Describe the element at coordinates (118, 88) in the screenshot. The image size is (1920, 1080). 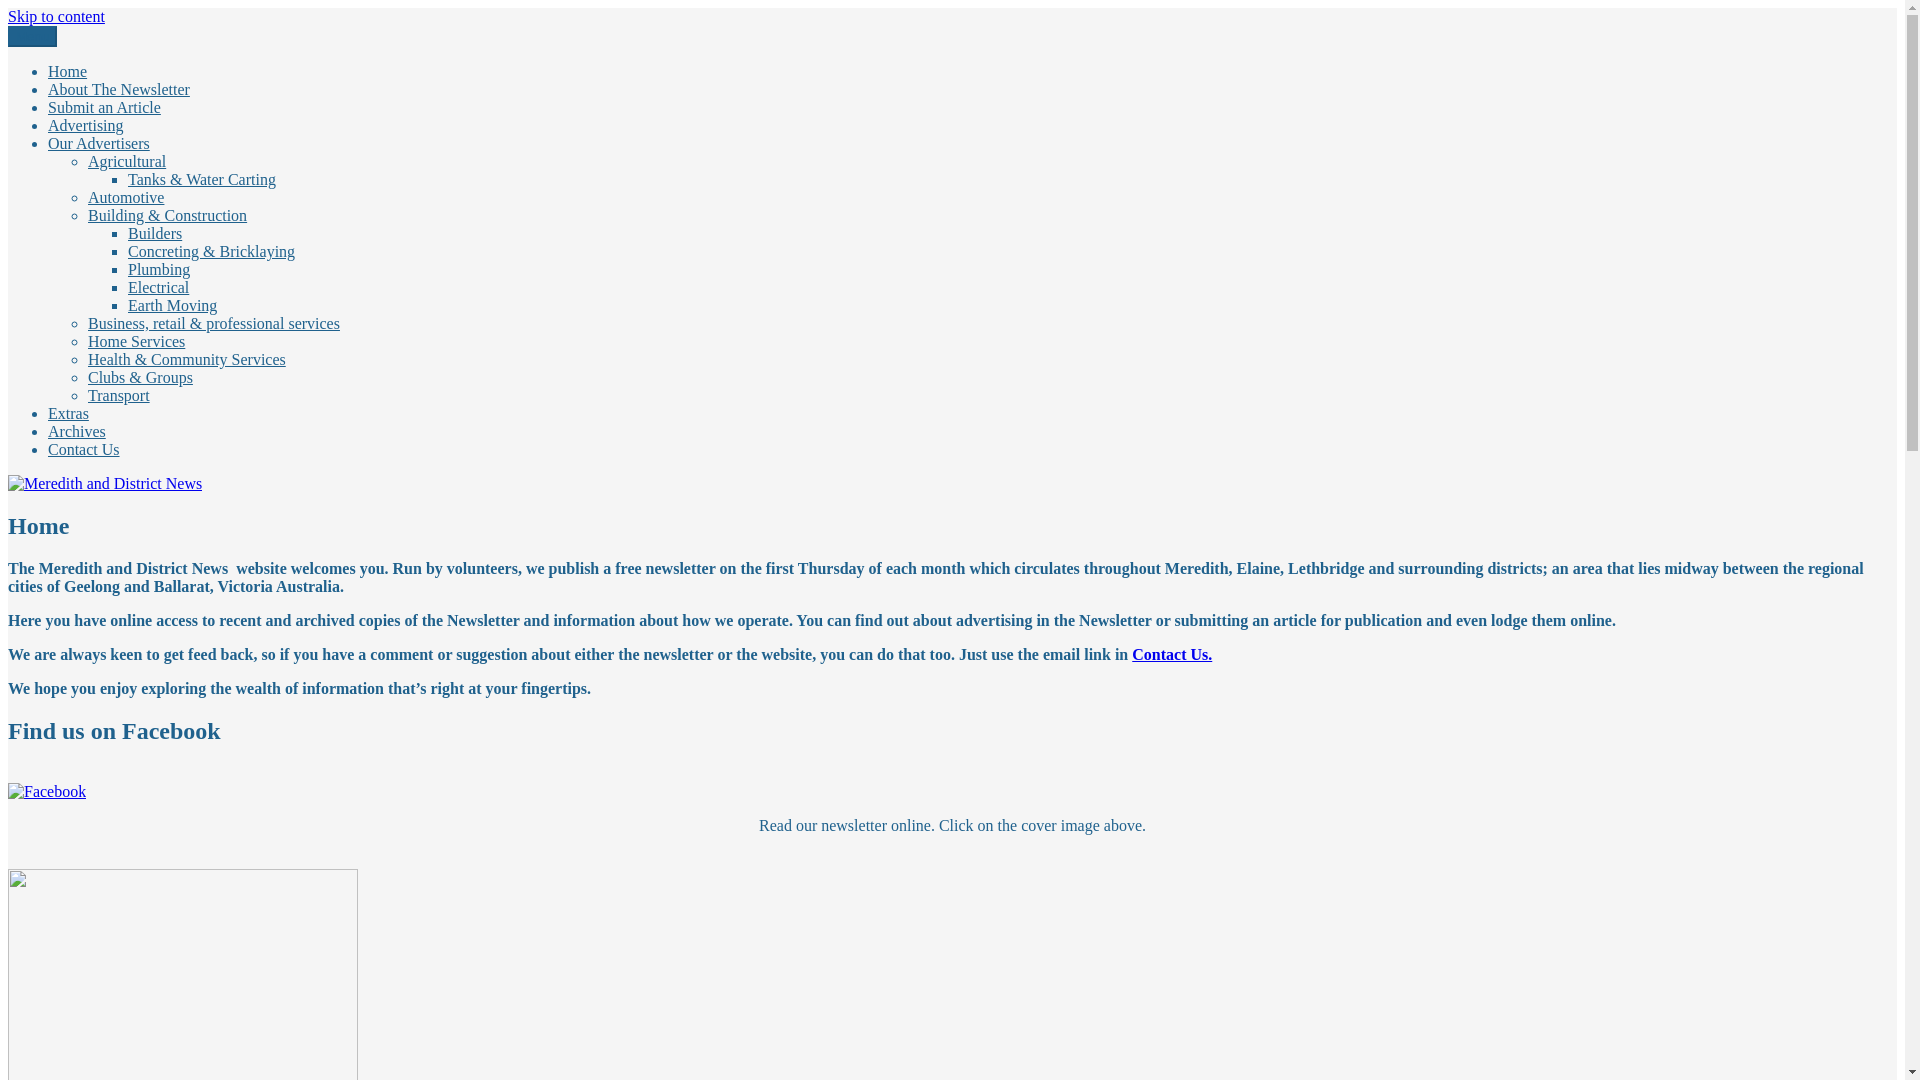
I see `'About The Newsletter'` at that location.